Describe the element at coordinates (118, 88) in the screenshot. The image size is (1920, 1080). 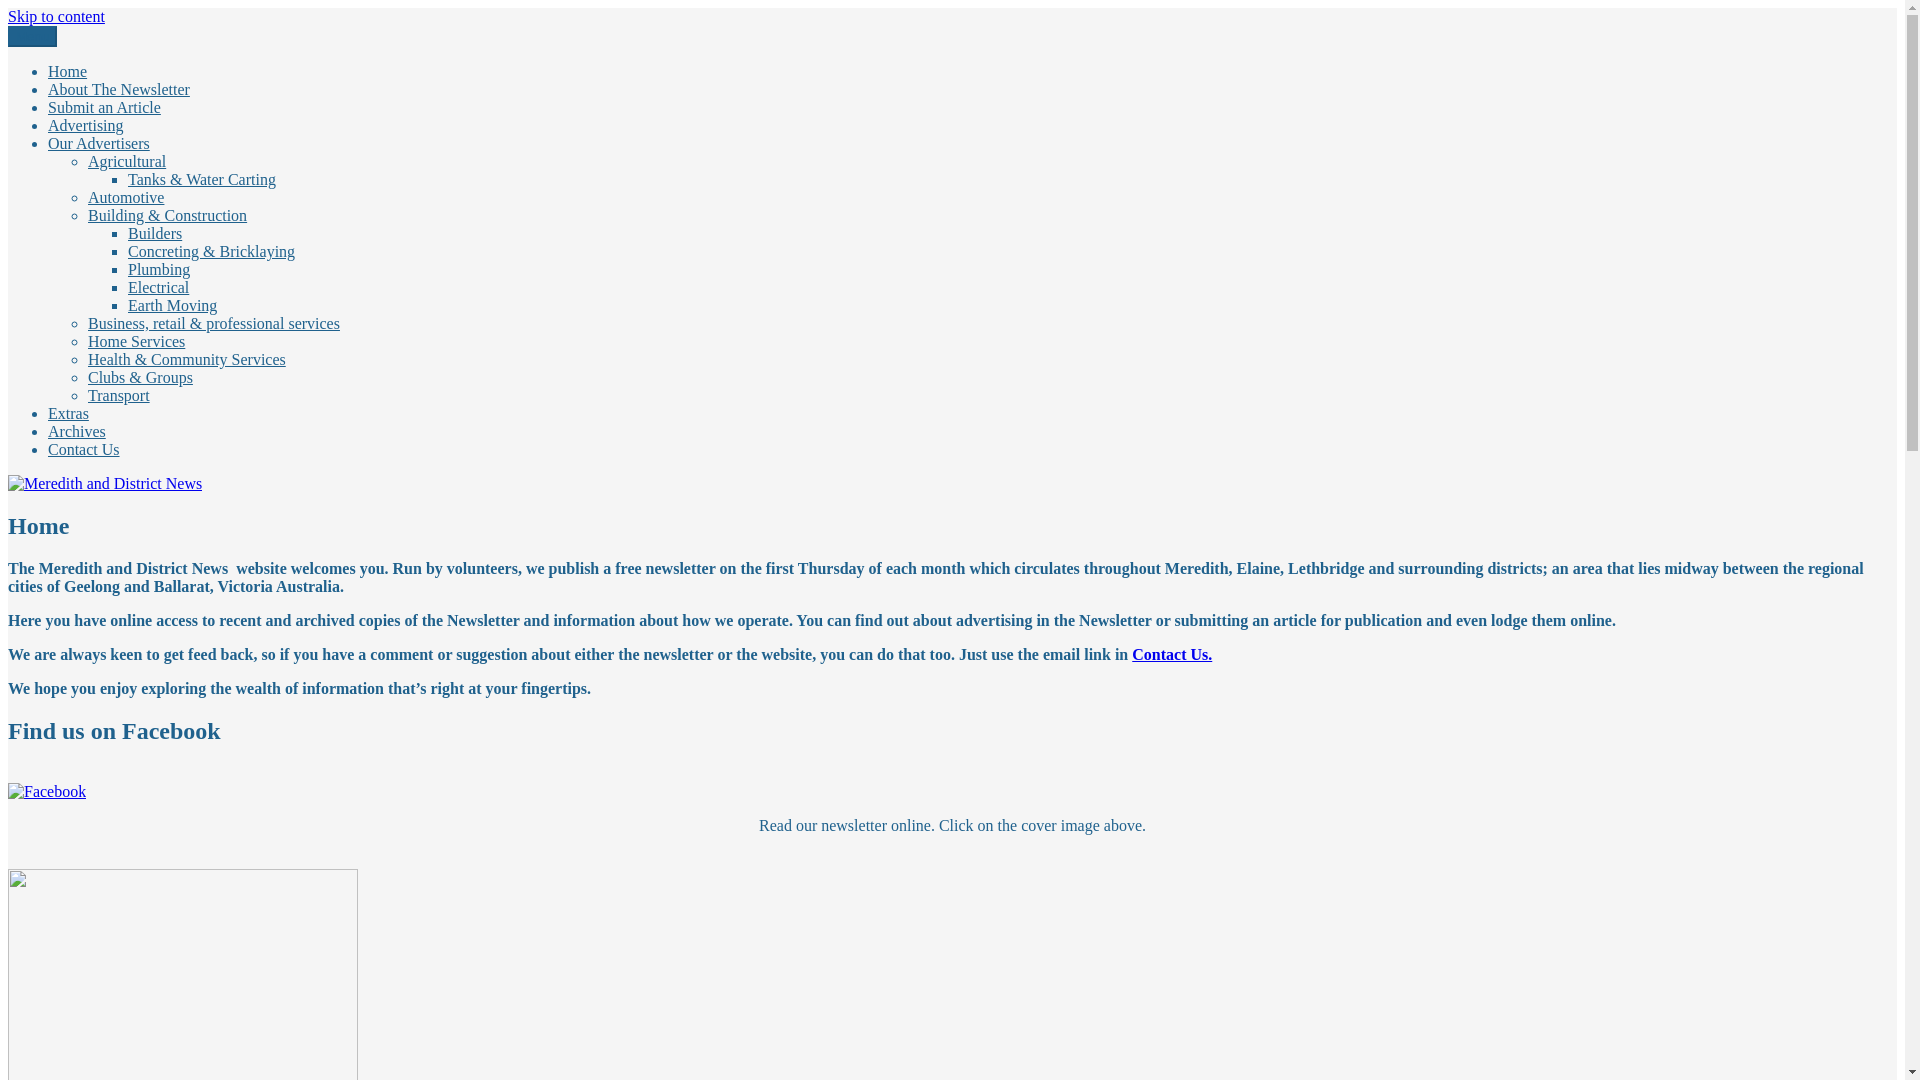
I see `'About The Newsletter'` at that location.